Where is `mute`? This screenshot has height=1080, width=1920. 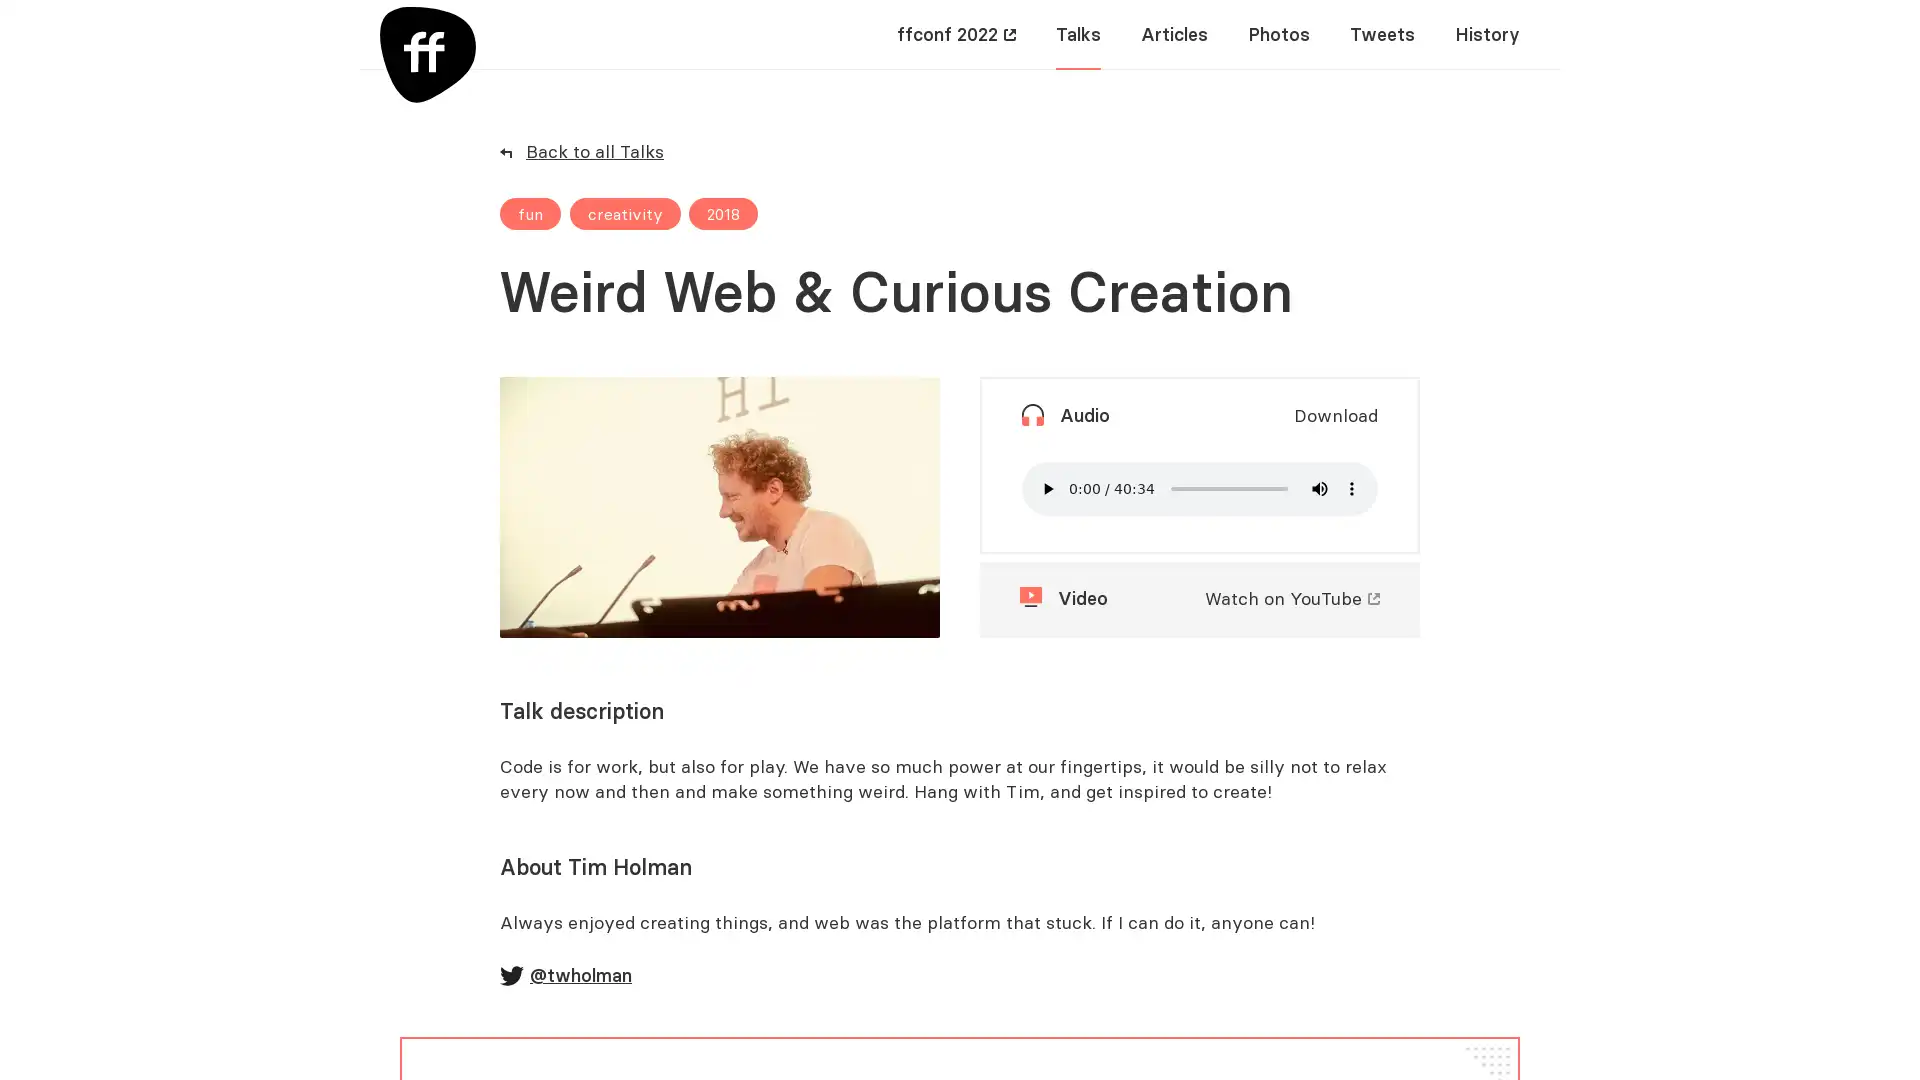 mute is located at coordinates (1320, 489).